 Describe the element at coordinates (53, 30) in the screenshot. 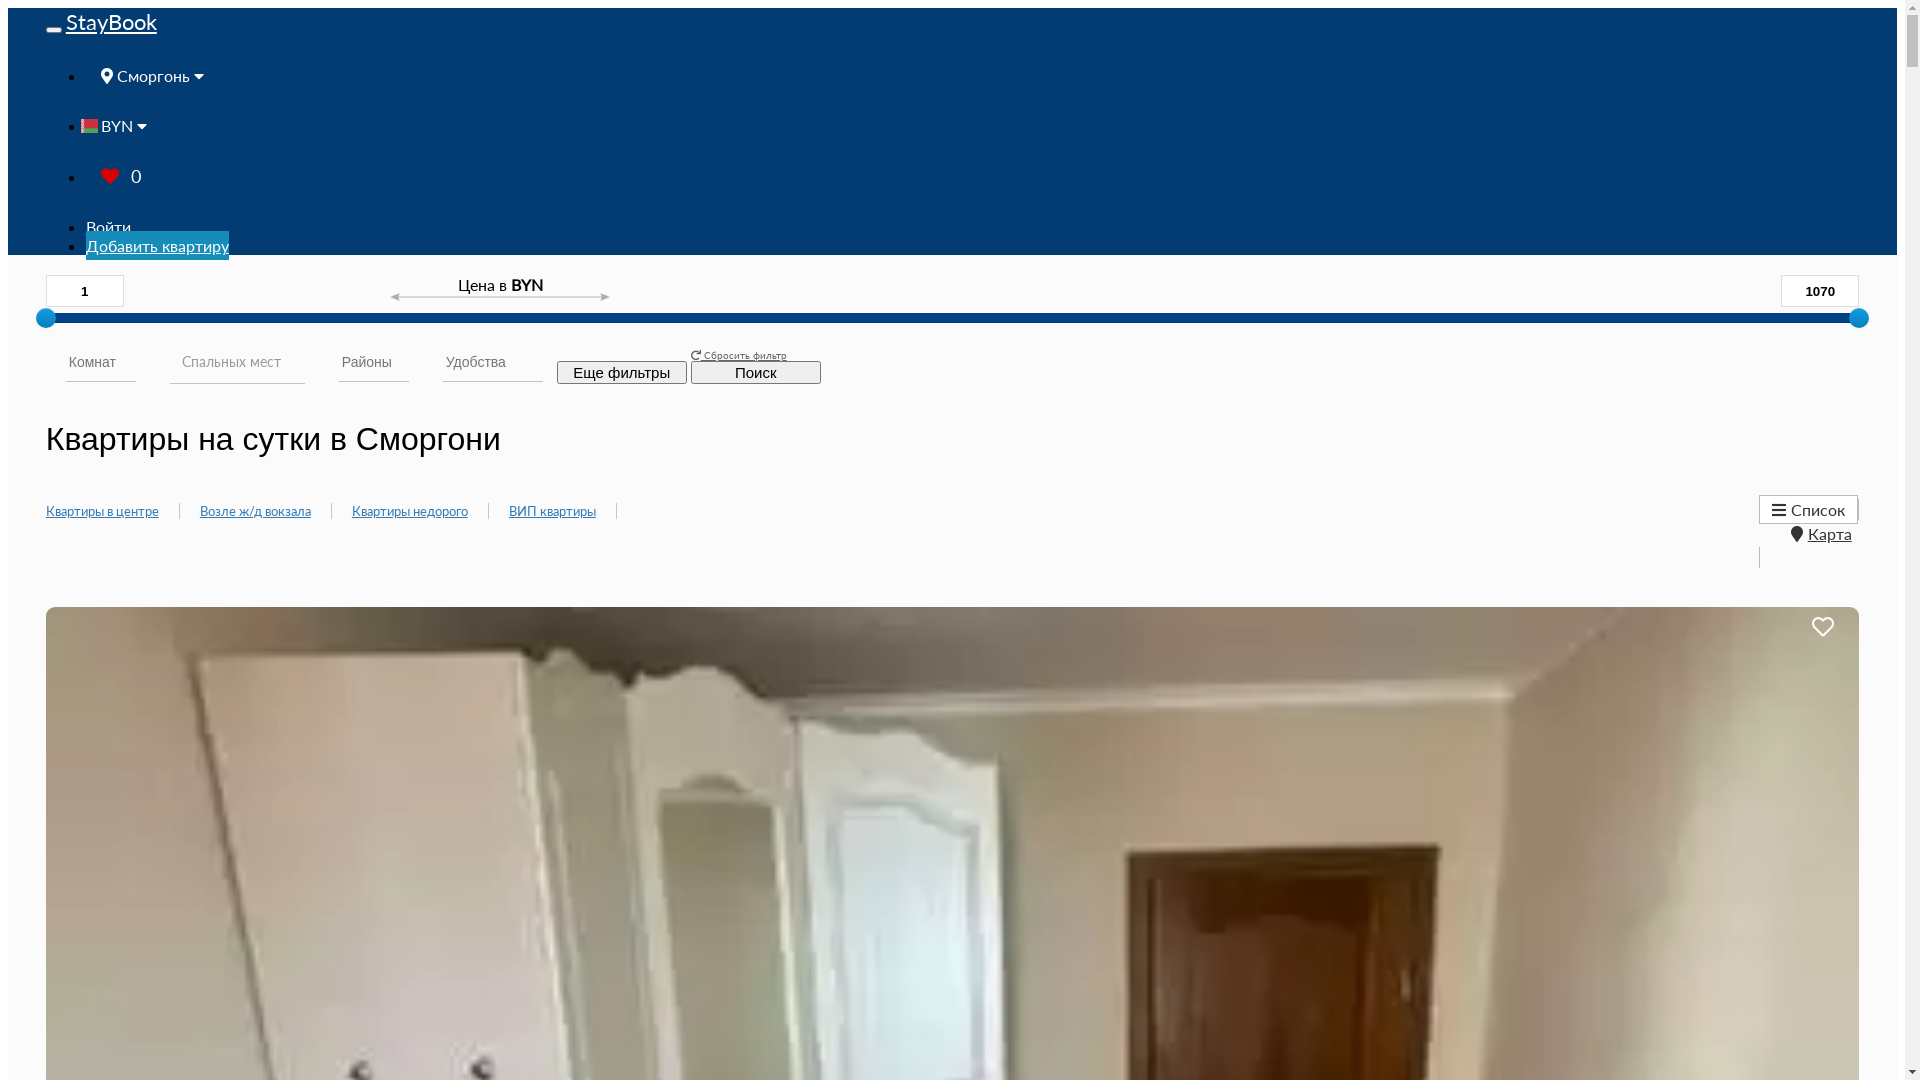

I see `'Toggle navigation'` at that location.